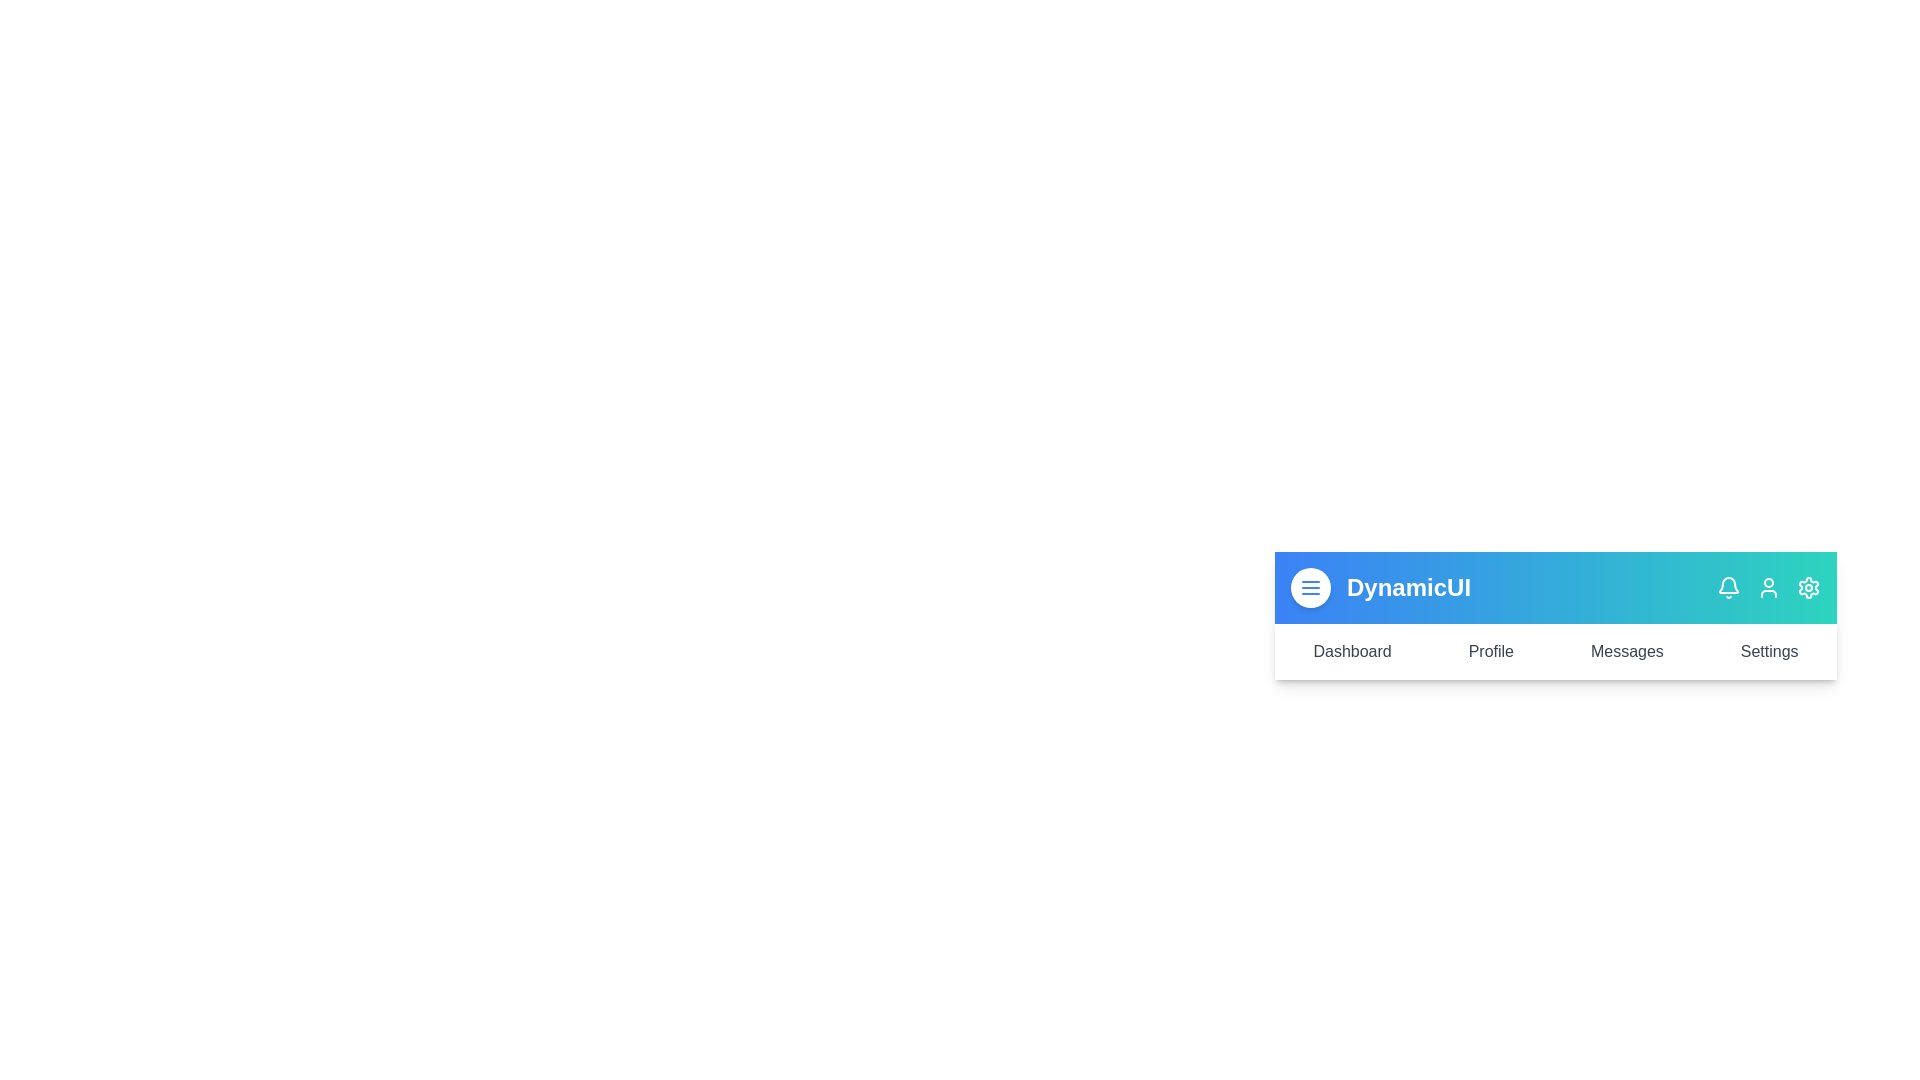 This screenshot has width=1920, height=1080. Describe the element at coordinates (1769, 651) in the screenshot. I see `the 'Settings' menu item in the app bar` at that location.